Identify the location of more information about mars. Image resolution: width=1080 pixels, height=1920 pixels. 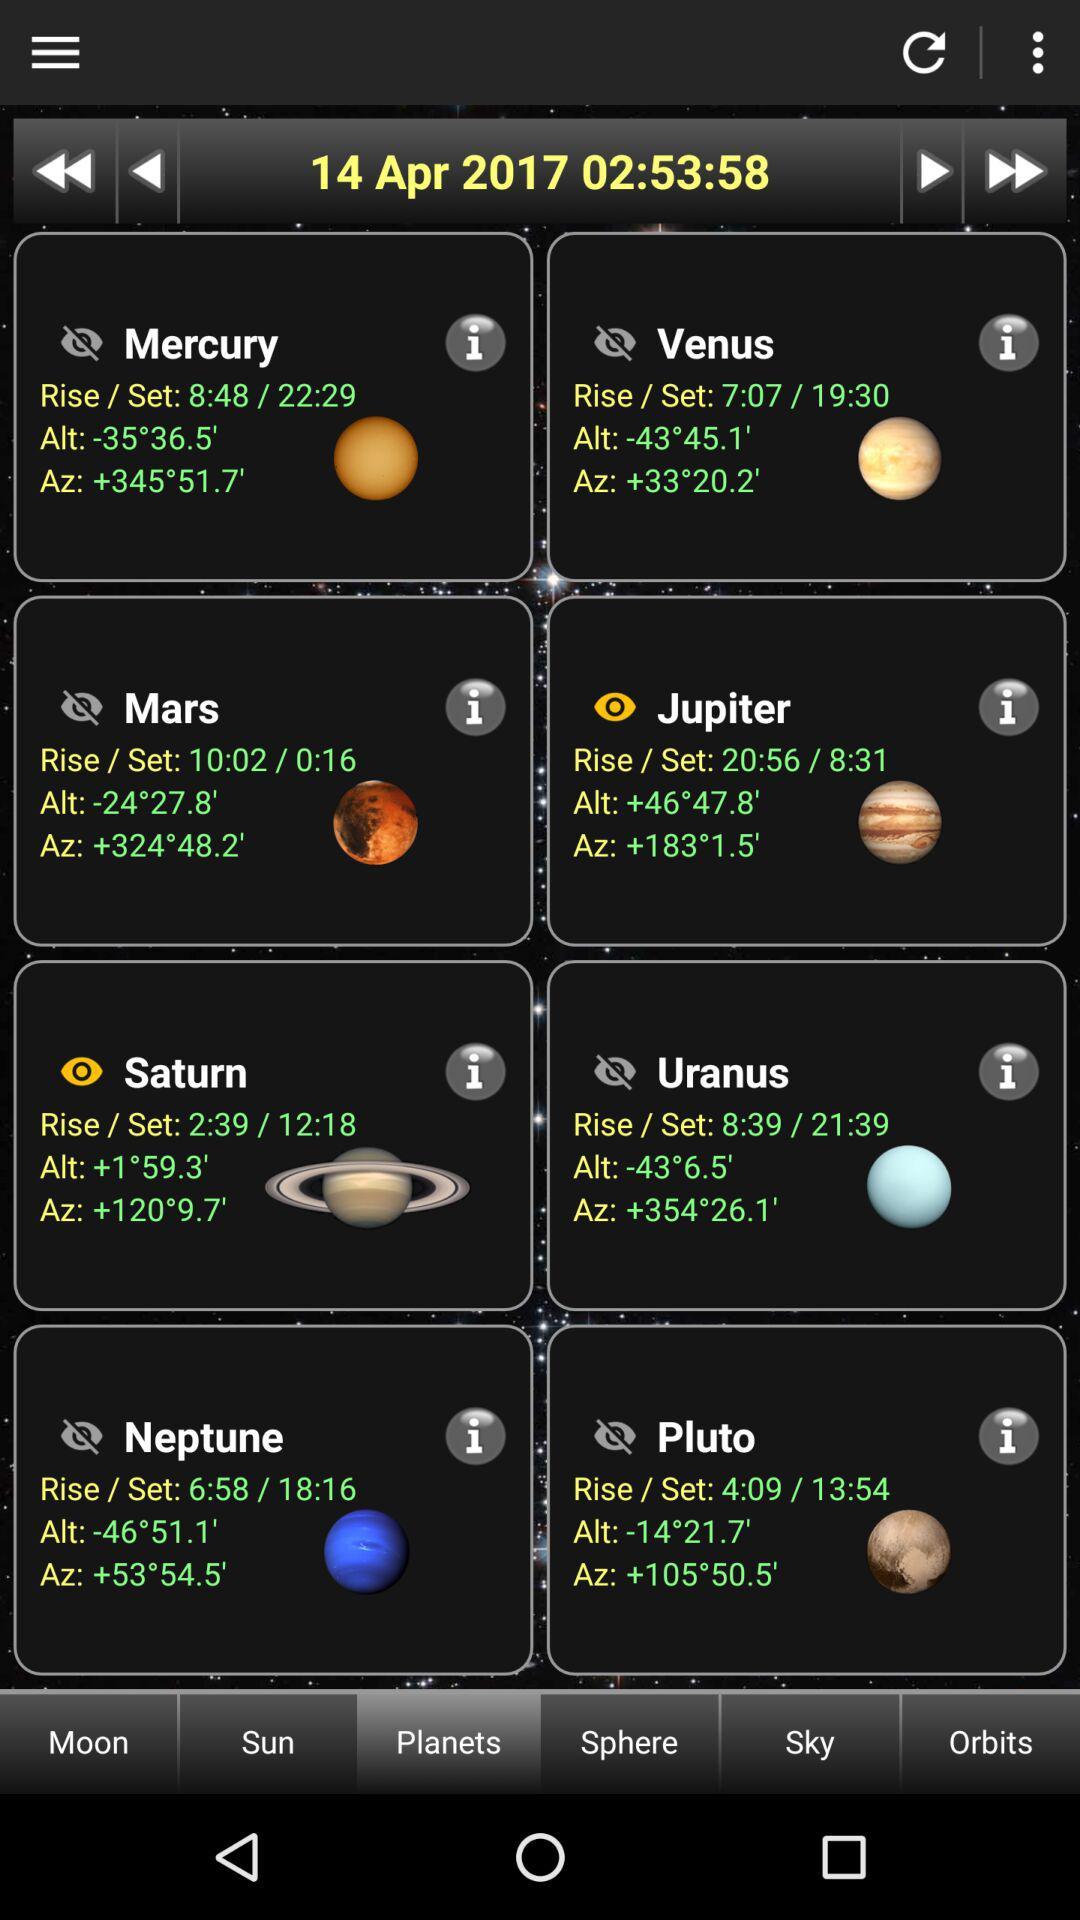
(475, 706).